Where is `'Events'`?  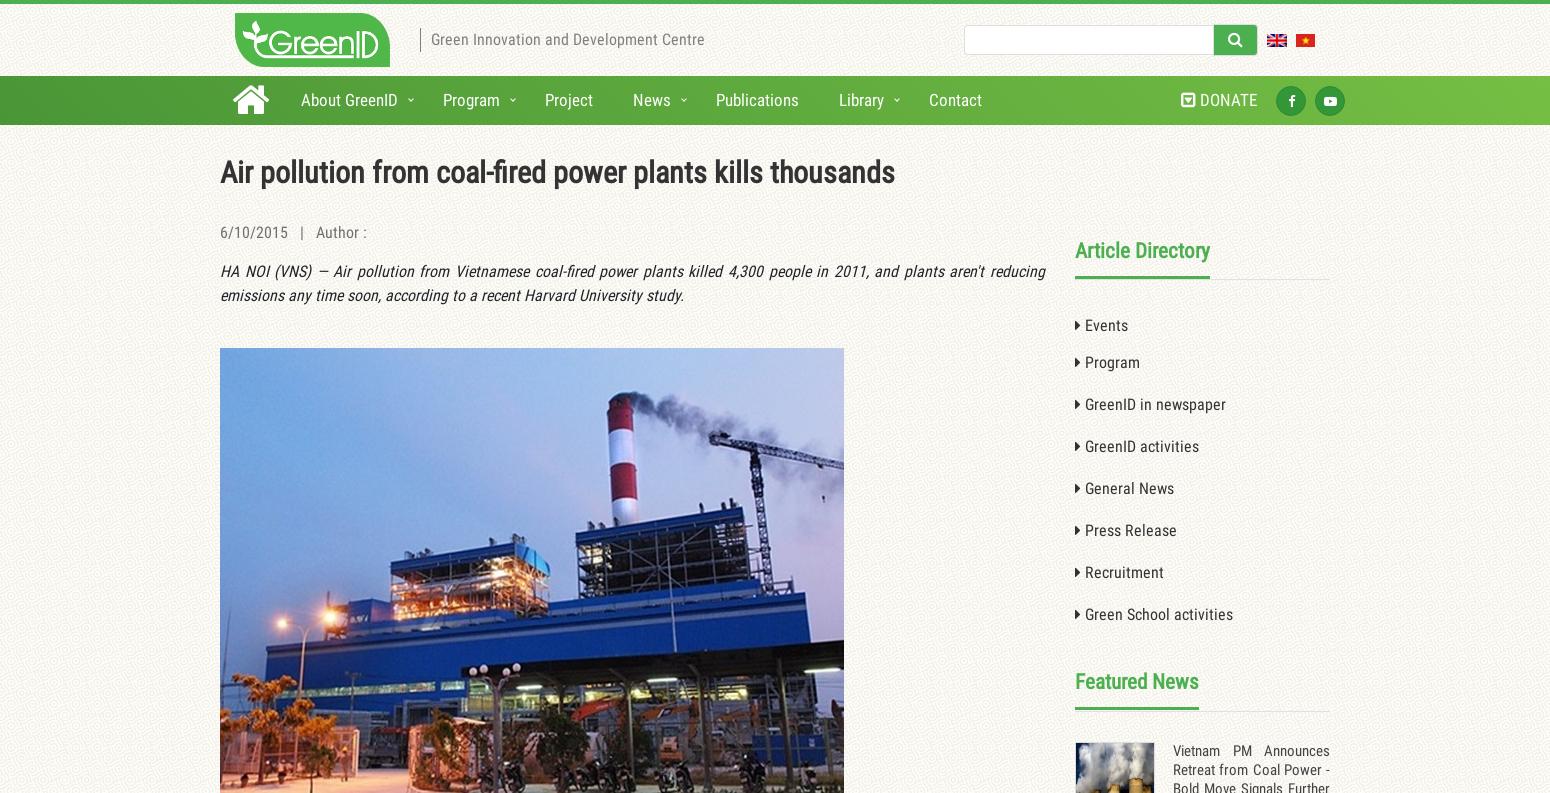
'Events' is located at coordinates (1080, 325).